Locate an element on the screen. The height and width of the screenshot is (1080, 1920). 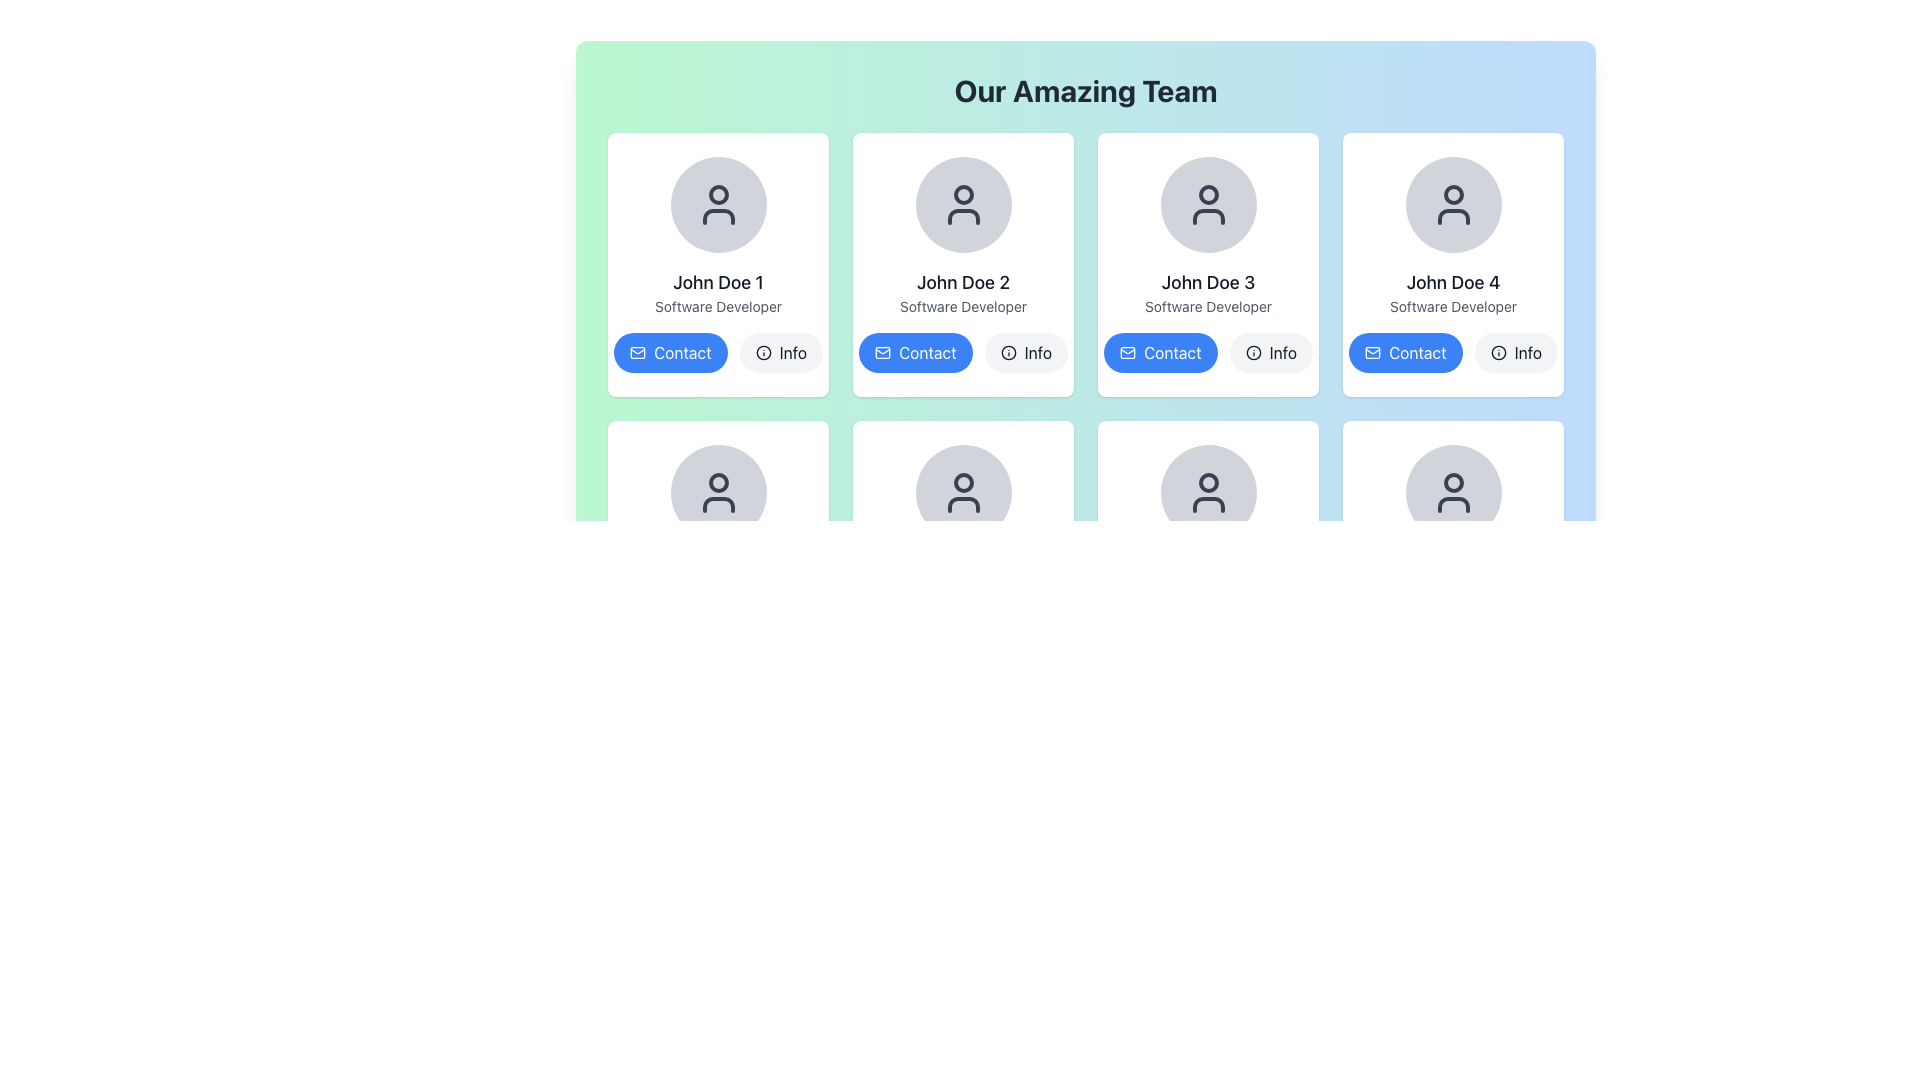
text from the title label displaying the name of a team member, positioned below the user avatar icon and above the 'Contact' and 'Info' buttons is located at coordinates (963, 282).